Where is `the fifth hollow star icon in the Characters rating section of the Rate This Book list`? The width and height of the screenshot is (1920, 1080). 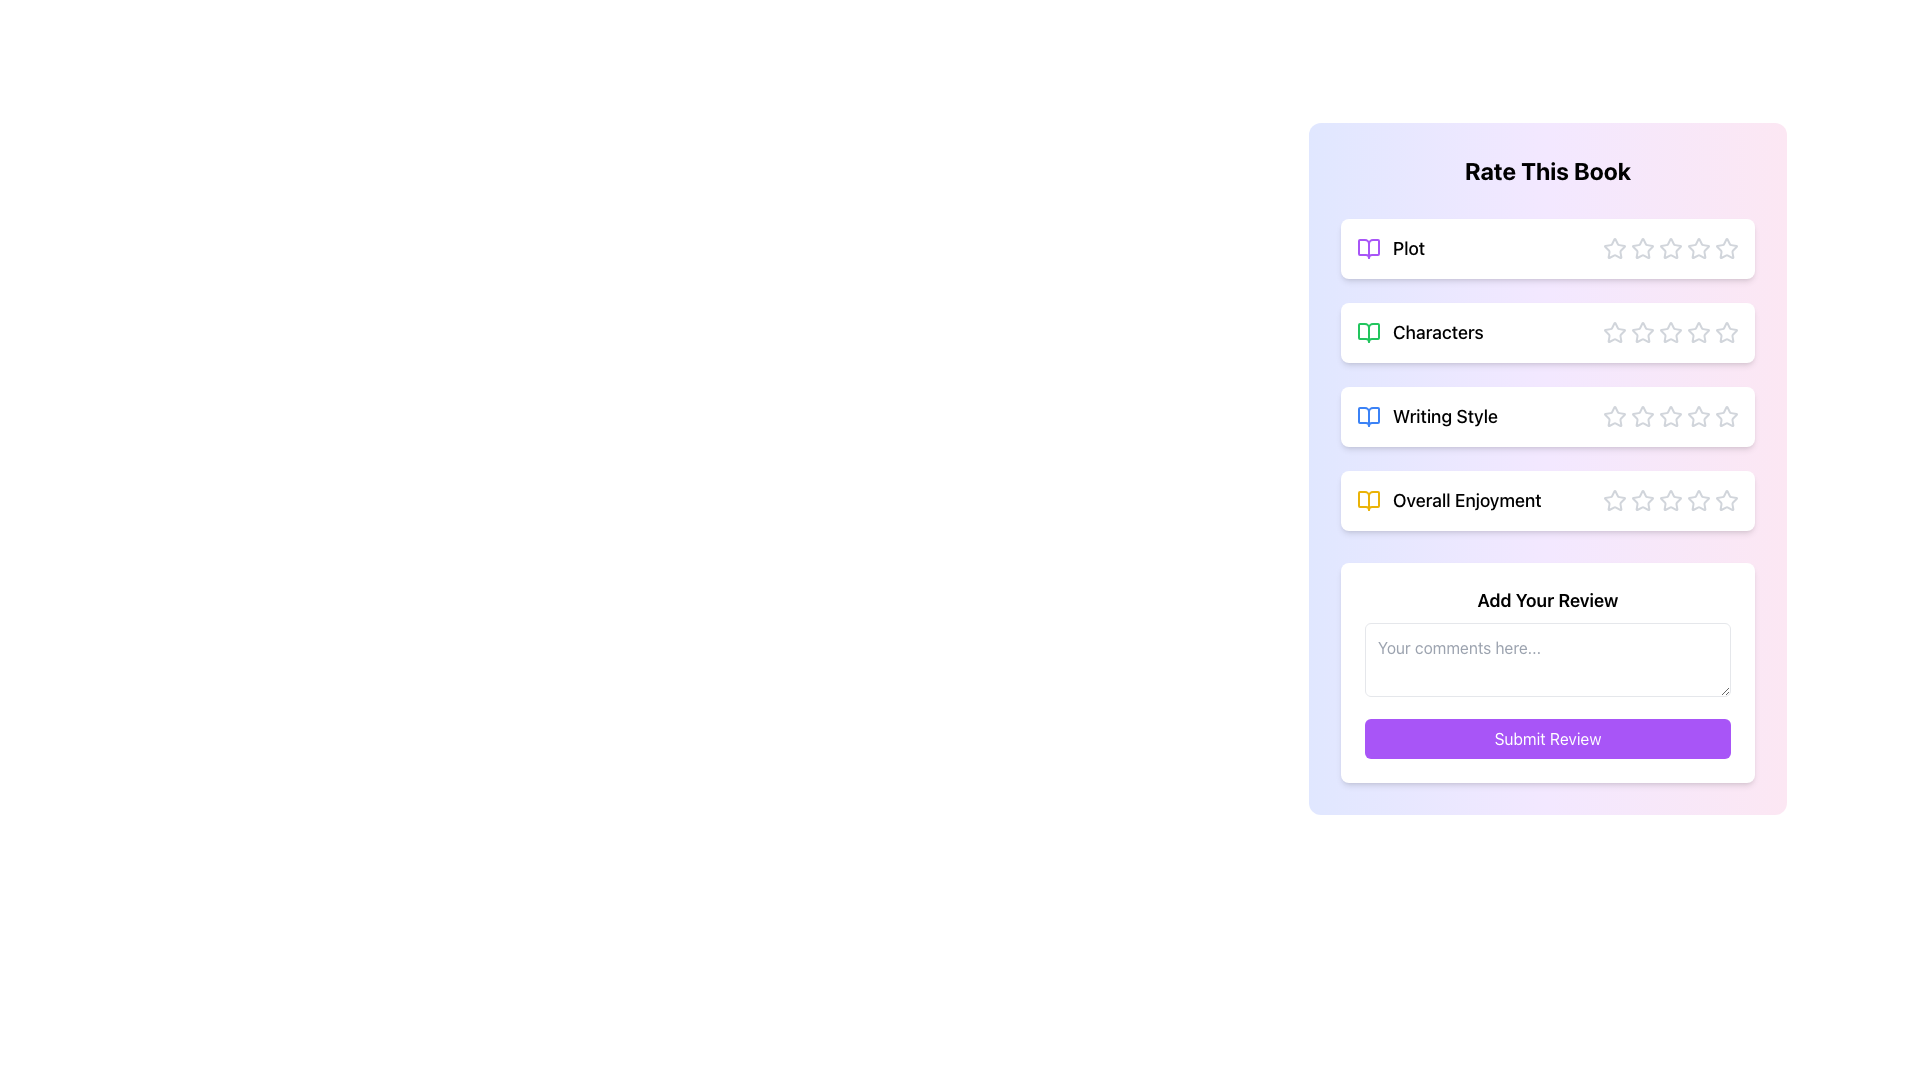 the fifth hollow star icon in the Characters rating section of the Rate This Book list is located at coordinates (1726, 331).